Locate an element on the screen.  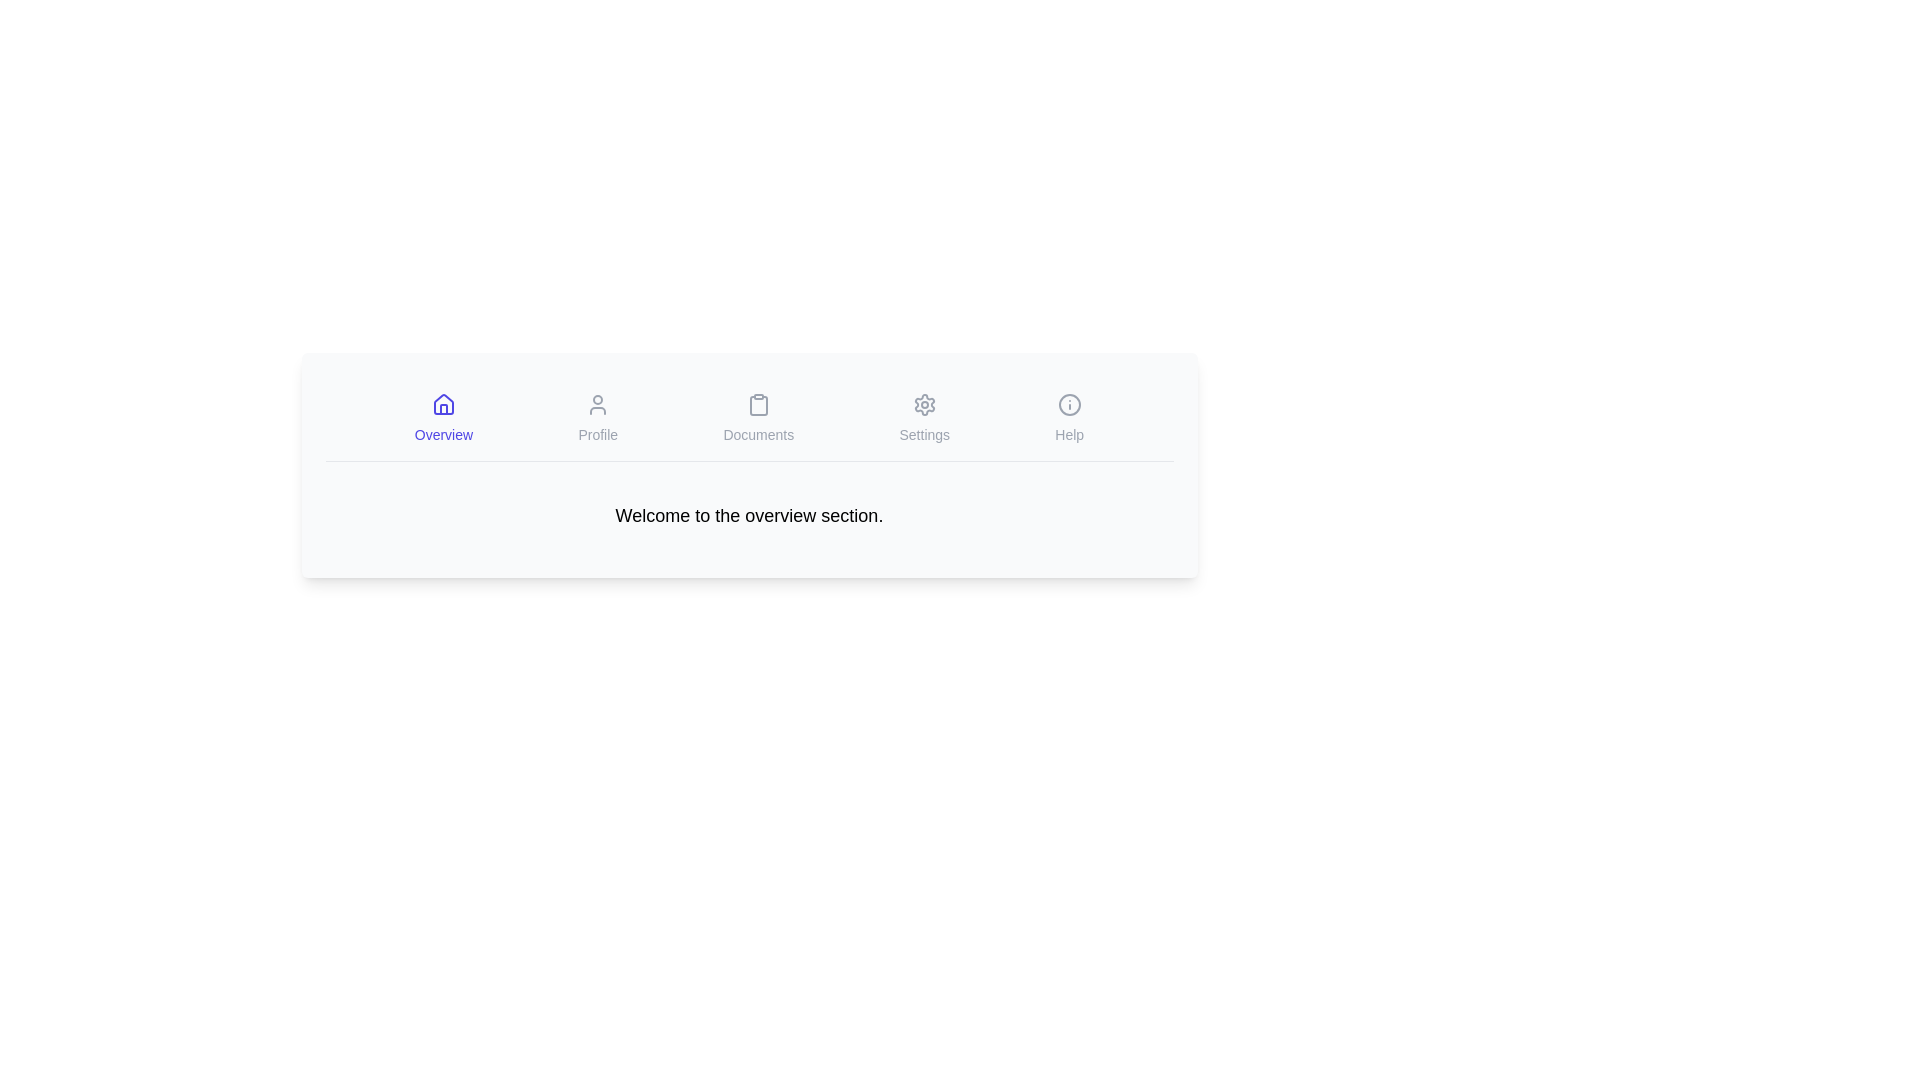
the clipboard icon located in the navigation bar is located at coordinates (757, 405).